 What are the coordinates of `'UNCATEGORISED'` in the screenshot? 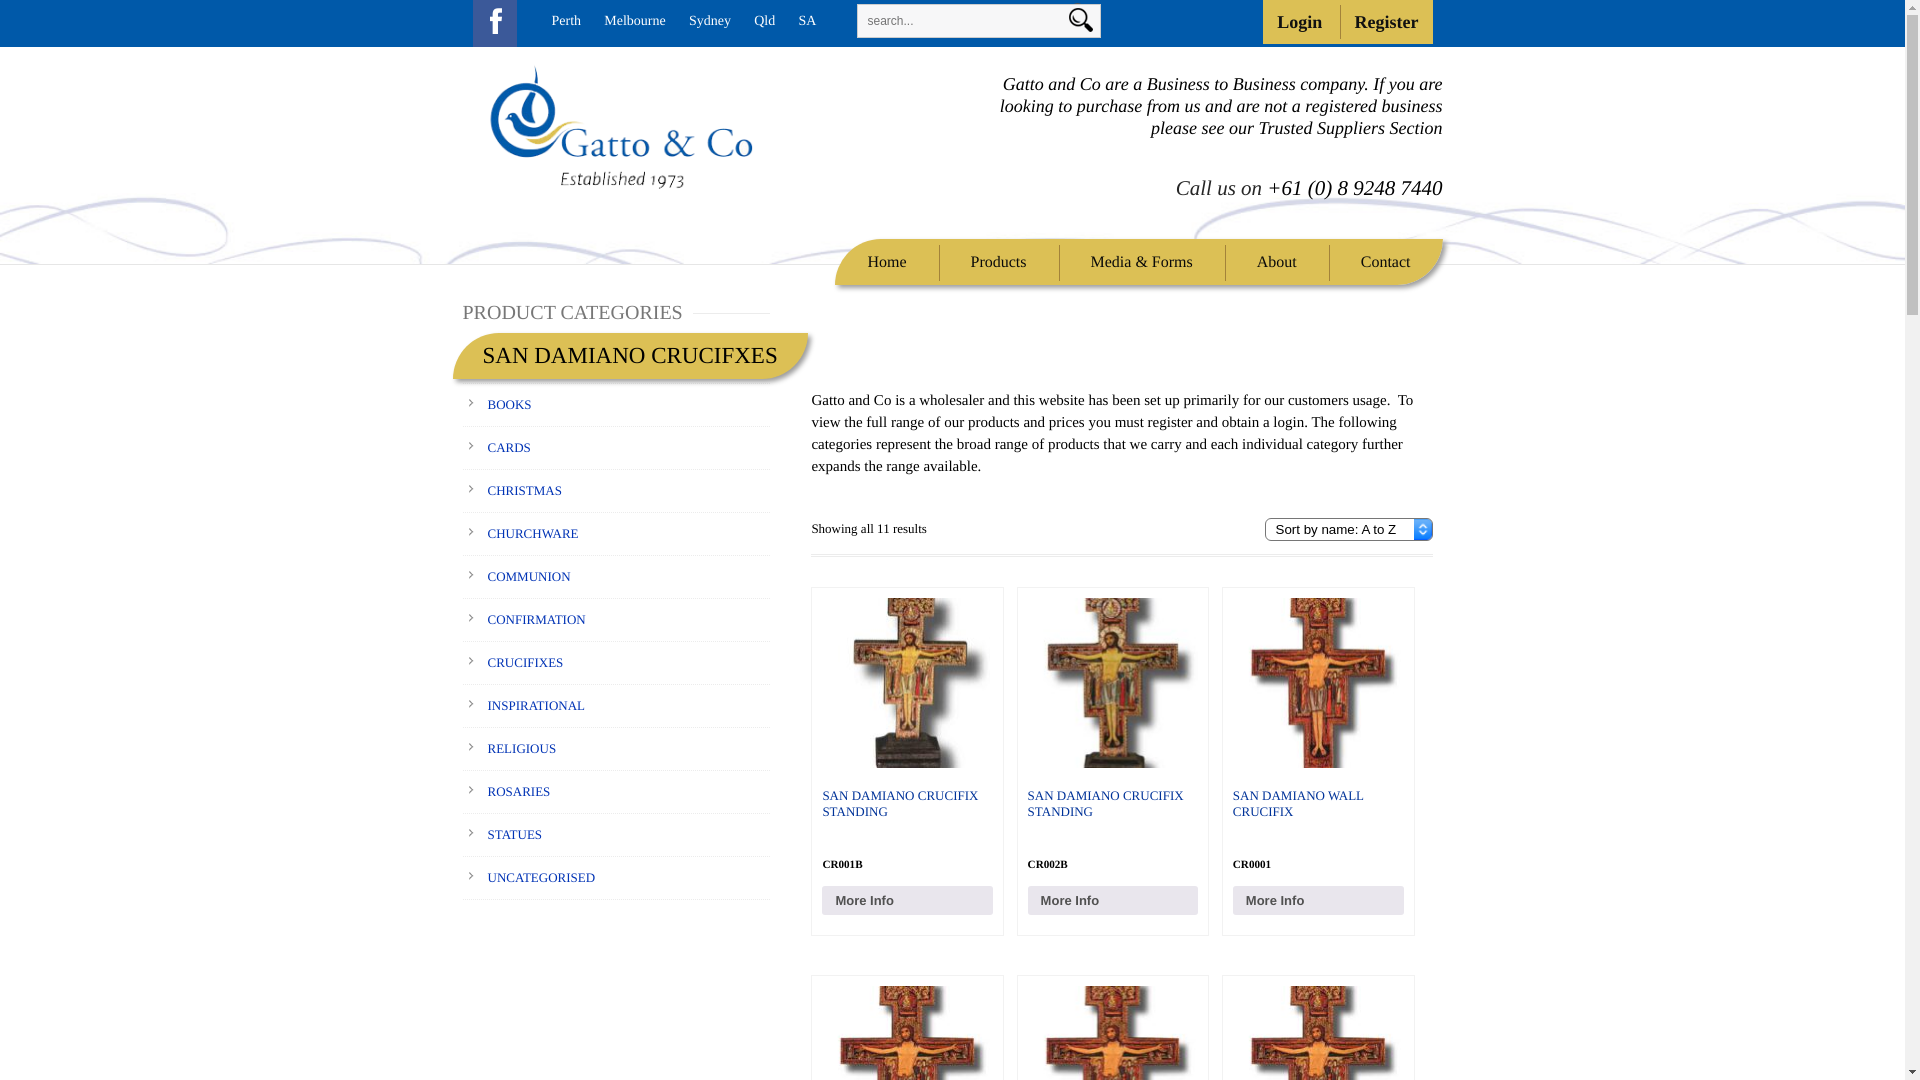 It's located at (542, 876).